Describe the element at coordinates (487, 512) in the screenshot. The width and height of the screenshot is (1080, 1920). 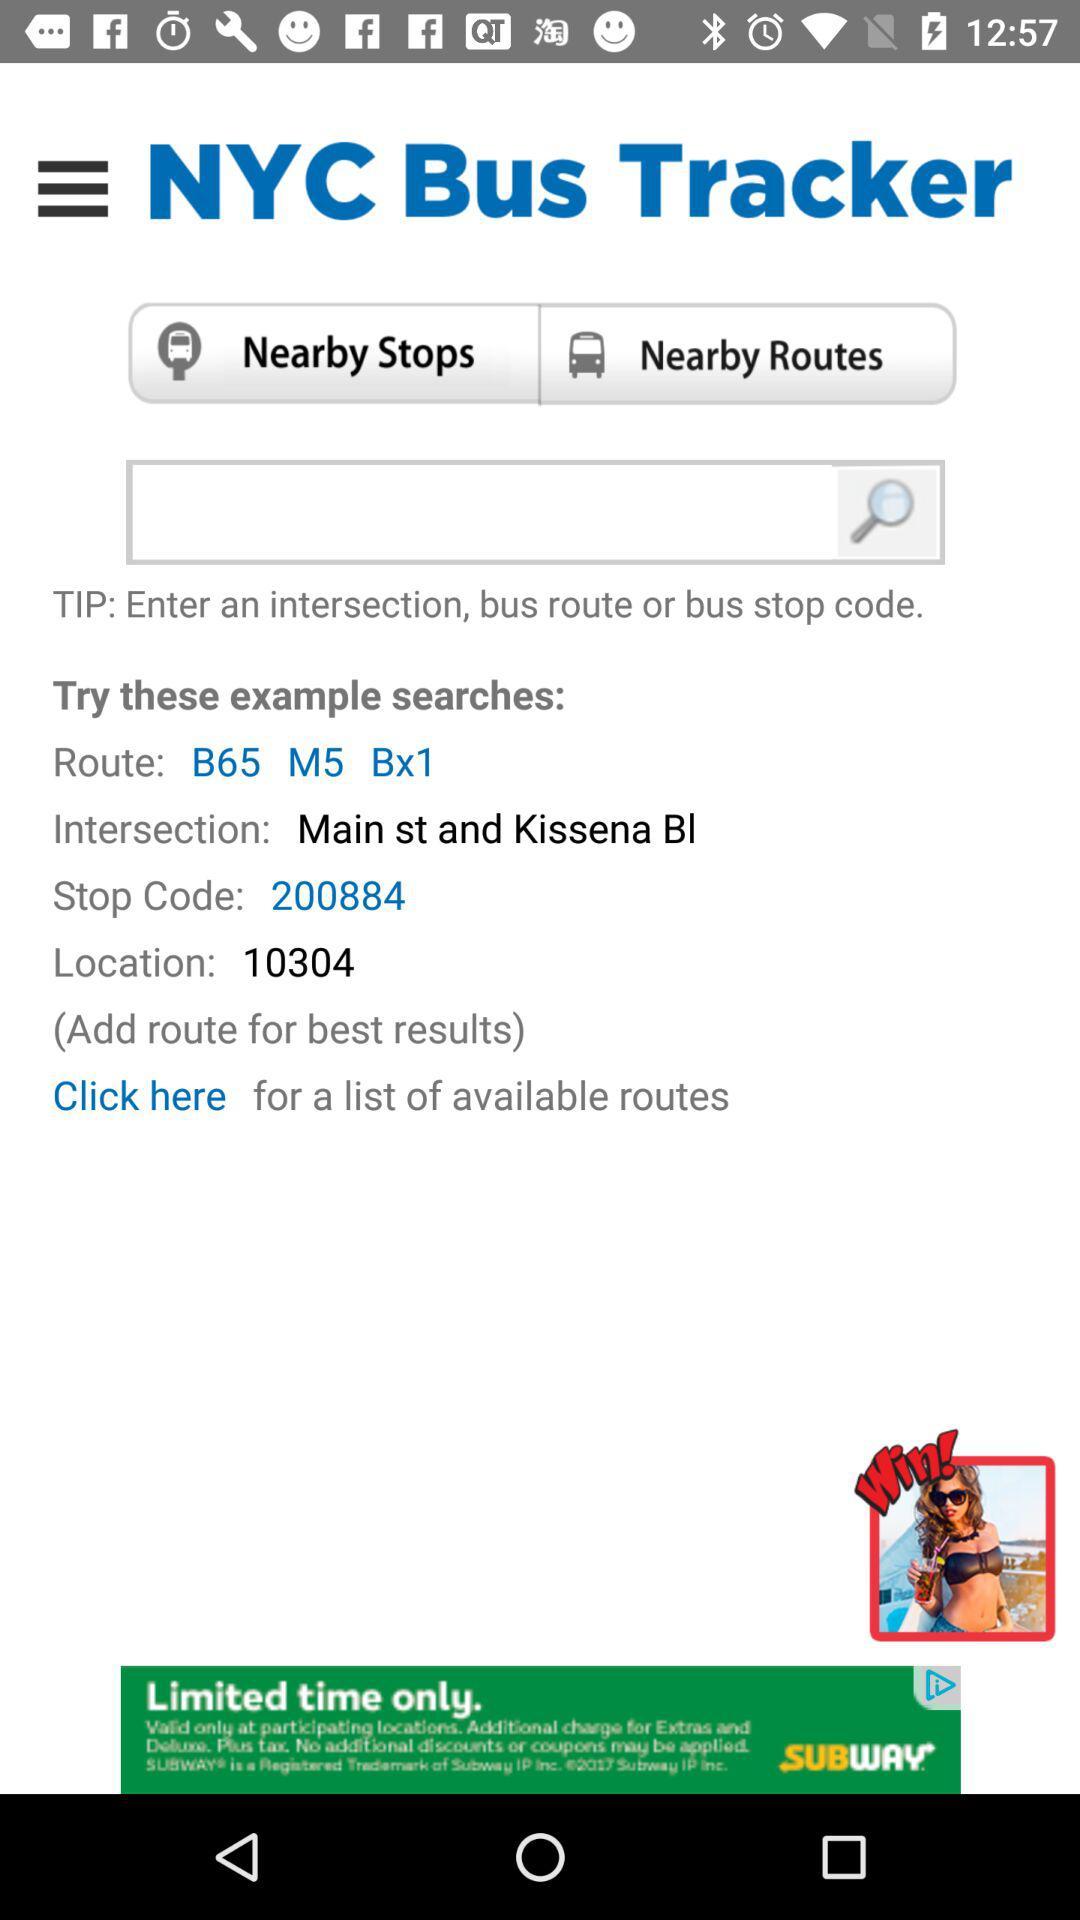
I see `search bar` at that location.